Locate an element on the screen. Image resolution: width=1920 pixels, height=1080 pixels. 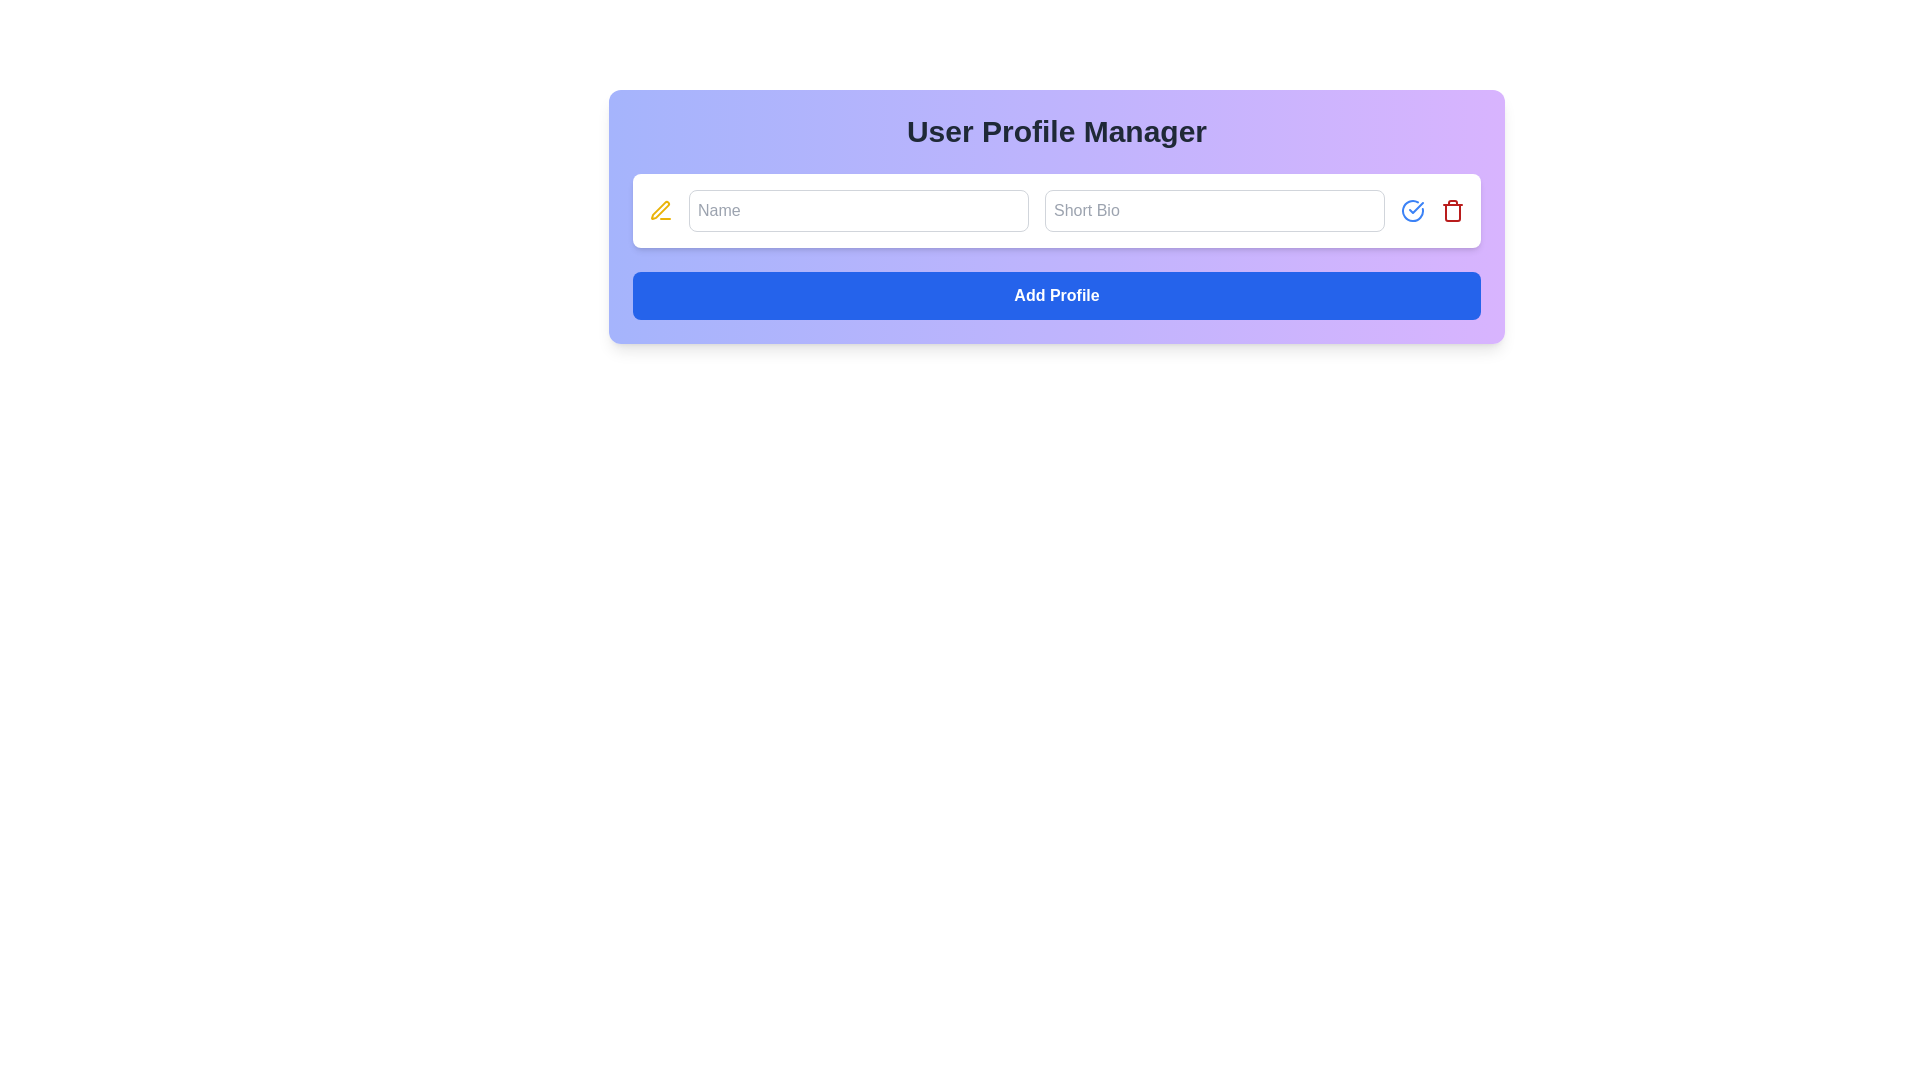
the 'Add Profile' button with a solid blue background and white text, located within the 'User Profile Manager' card is located at coordinates (1055, 296).